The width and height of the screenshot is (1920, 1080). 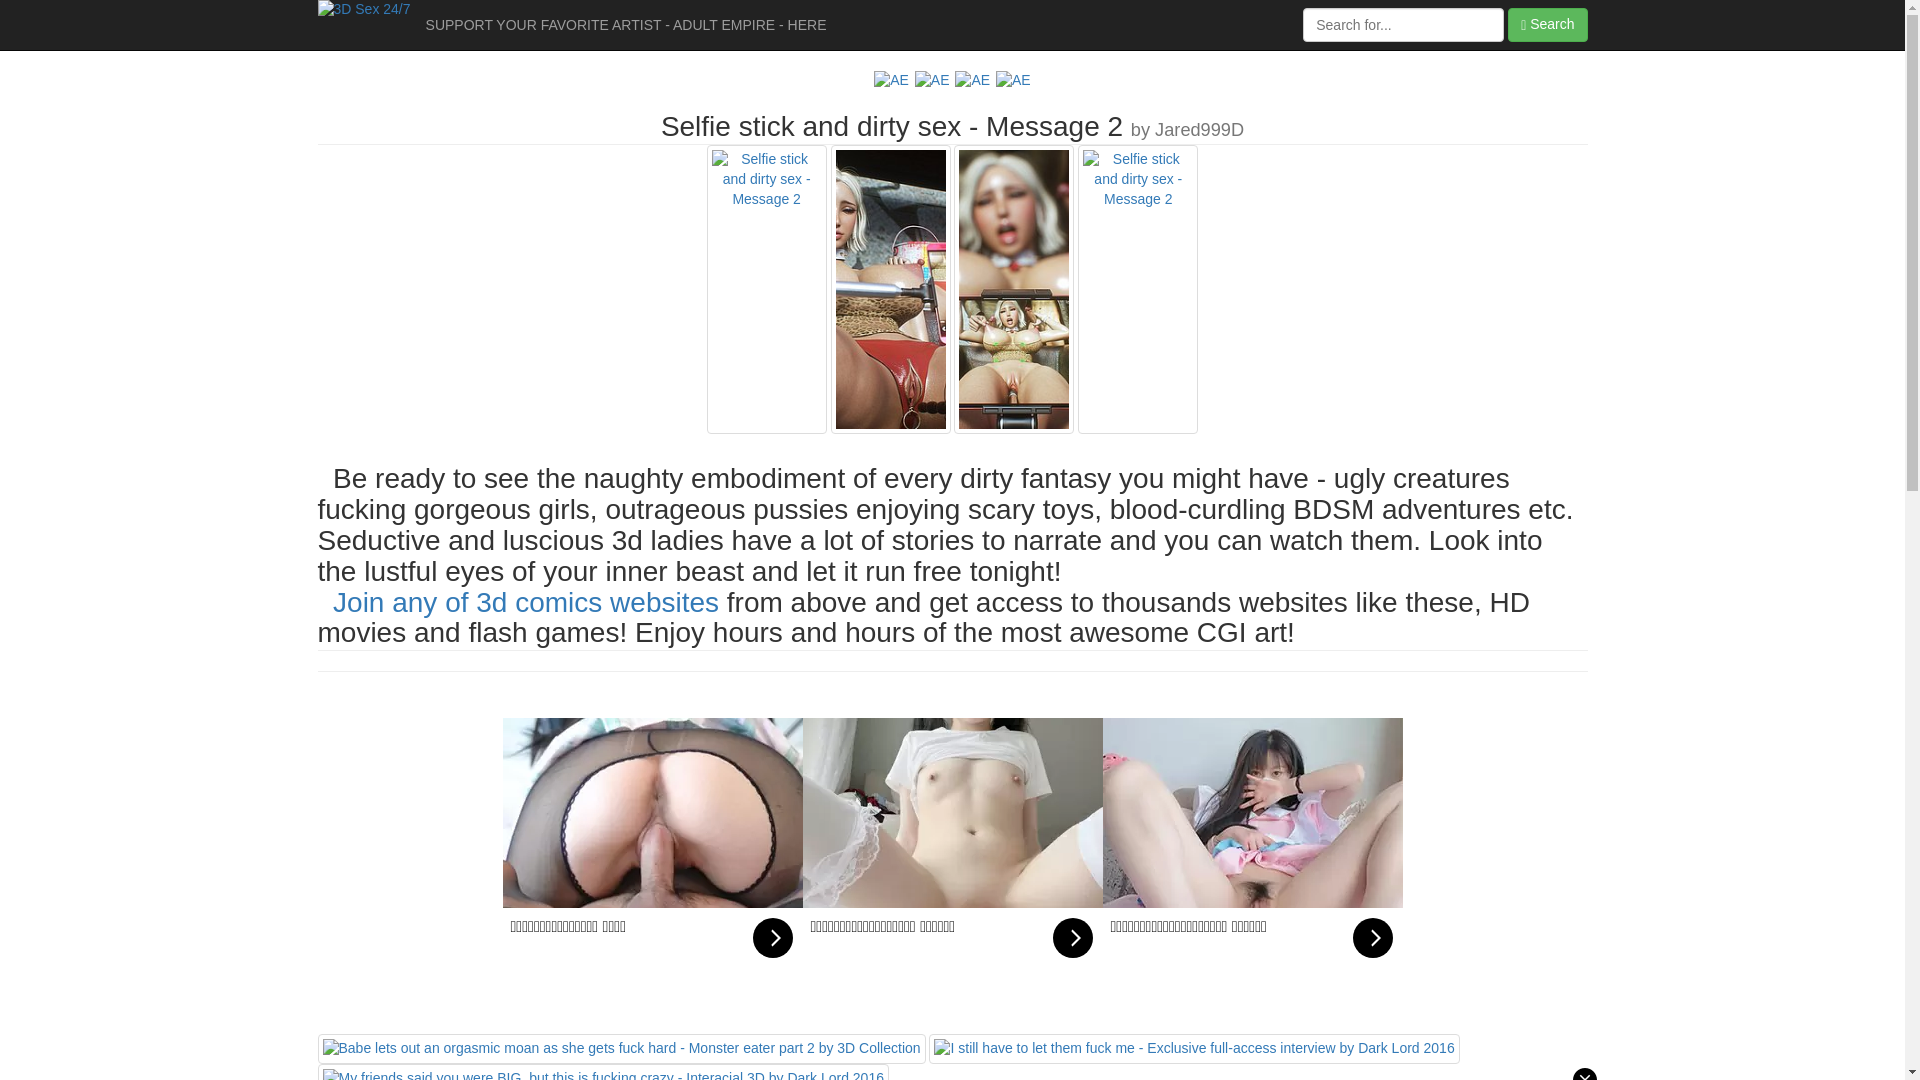 What do you see at coordinates (625, 24) in the screenshot?
I see `'SUPPORT YOUR FAVORITE ARTIST - ADULT EMPIRE - HERE'` at bounding box center [625, 24].